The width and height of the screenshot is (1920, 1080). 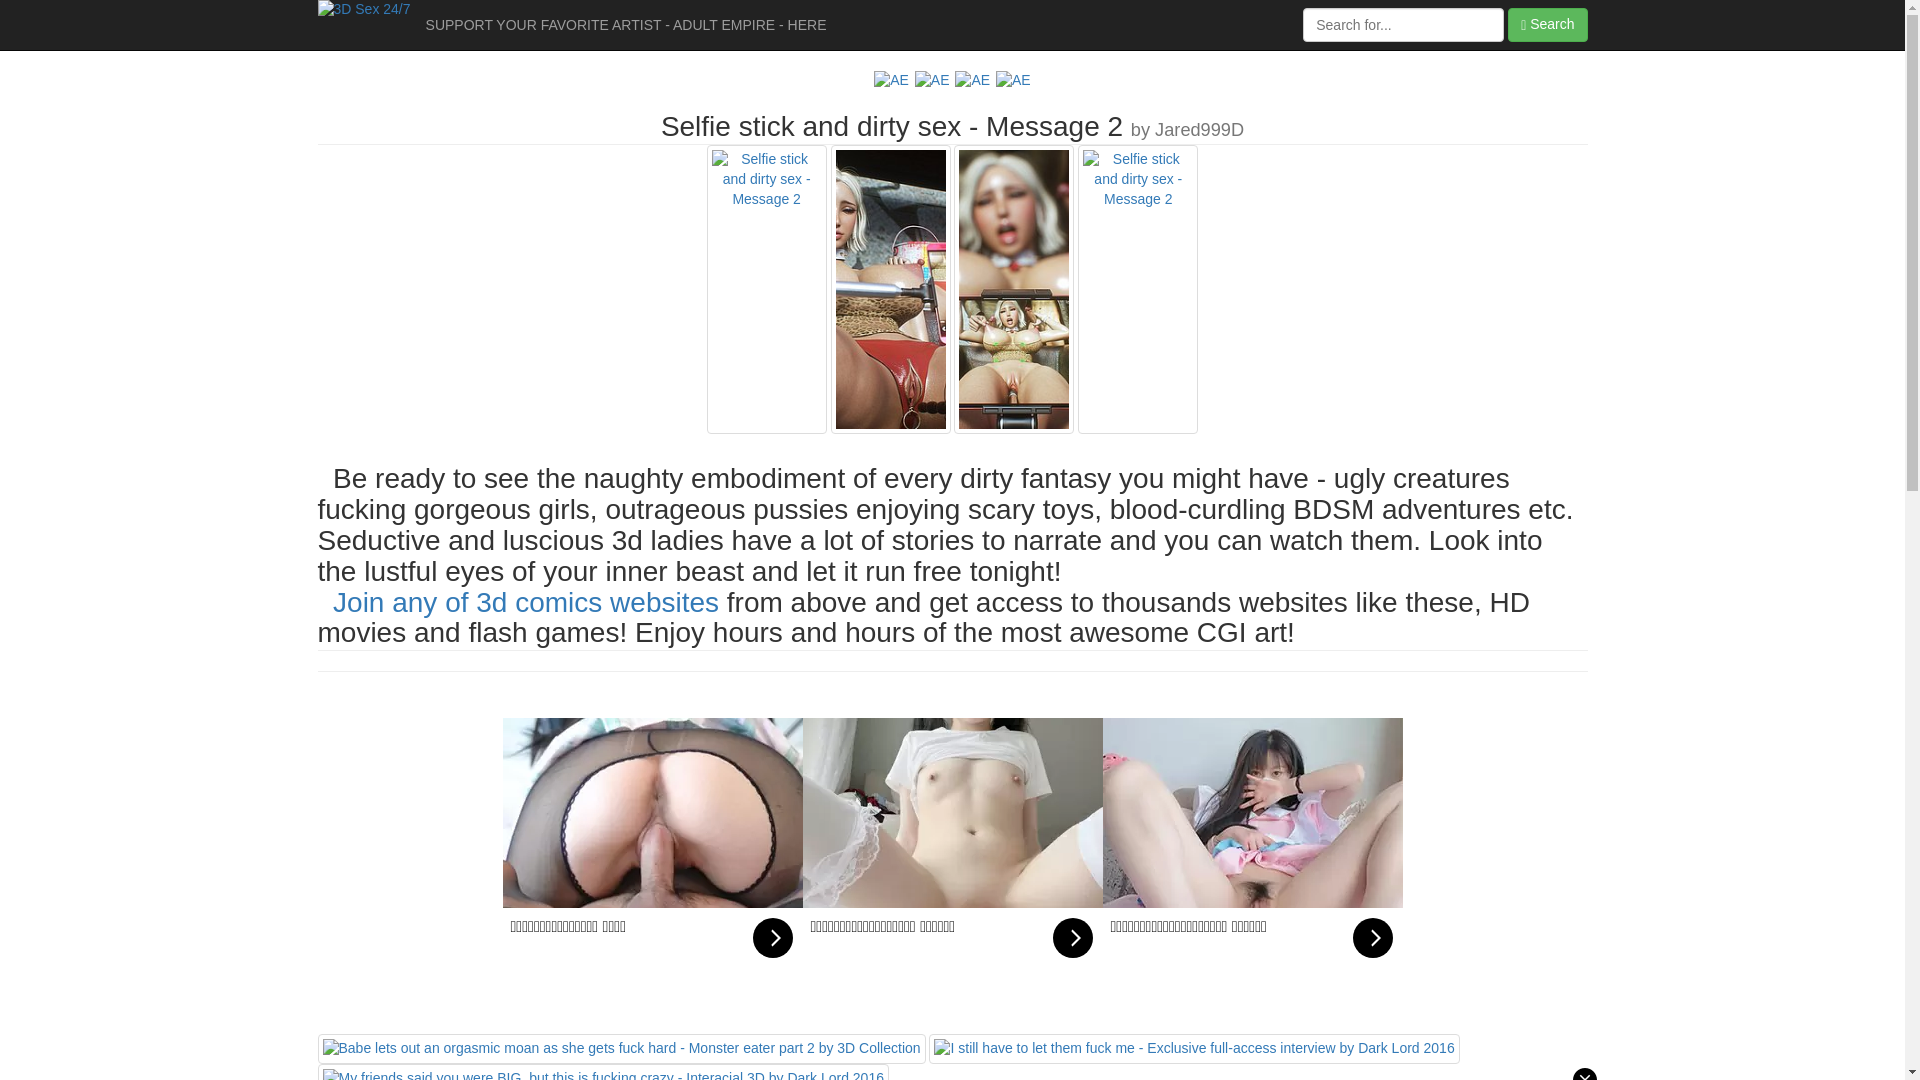 What do you see at coordinates (625, 24) in the screenshot?
I see `'SUPPORT YOUR FAVORITE ARTIST - ADULT EMPIRE - HERE'` at bounding box center [625, 24].